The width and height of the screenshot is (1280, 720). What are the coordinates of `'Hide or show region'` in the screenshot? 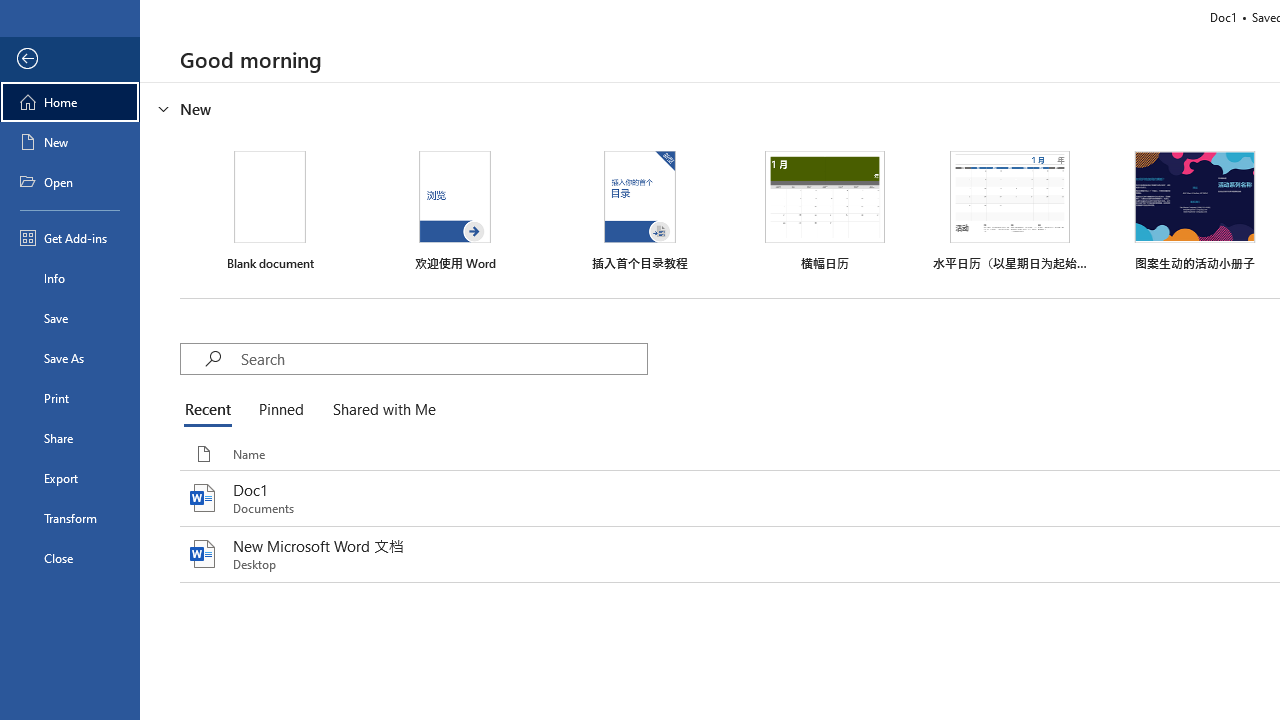 It's located at (164, 109).